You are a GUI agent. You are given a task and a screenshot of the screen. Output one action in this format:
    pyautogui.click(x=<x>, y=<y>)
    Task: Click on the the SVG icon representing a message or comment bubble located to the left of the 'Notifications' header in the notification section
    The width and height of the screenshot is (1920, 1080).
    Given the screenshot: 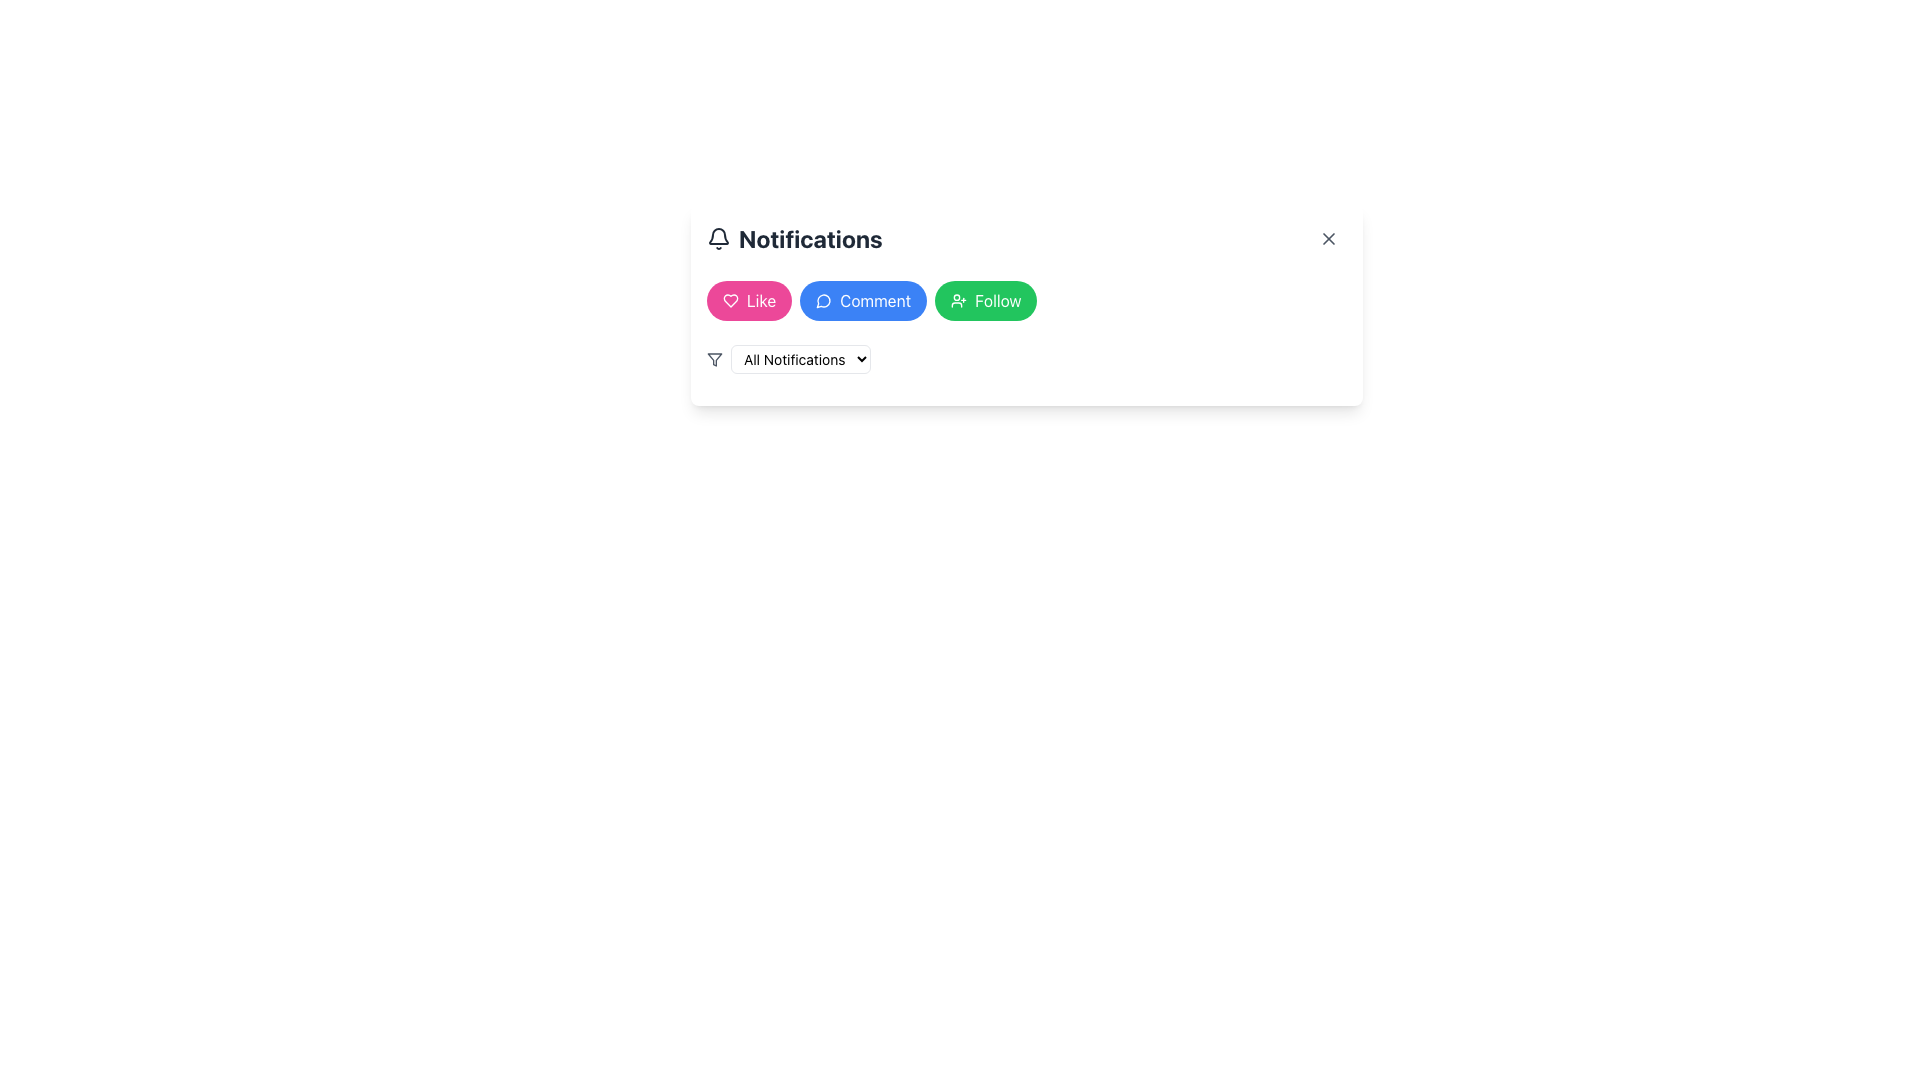 What is the action you would take?
    pyautogui.click(x=823, y=301)
    